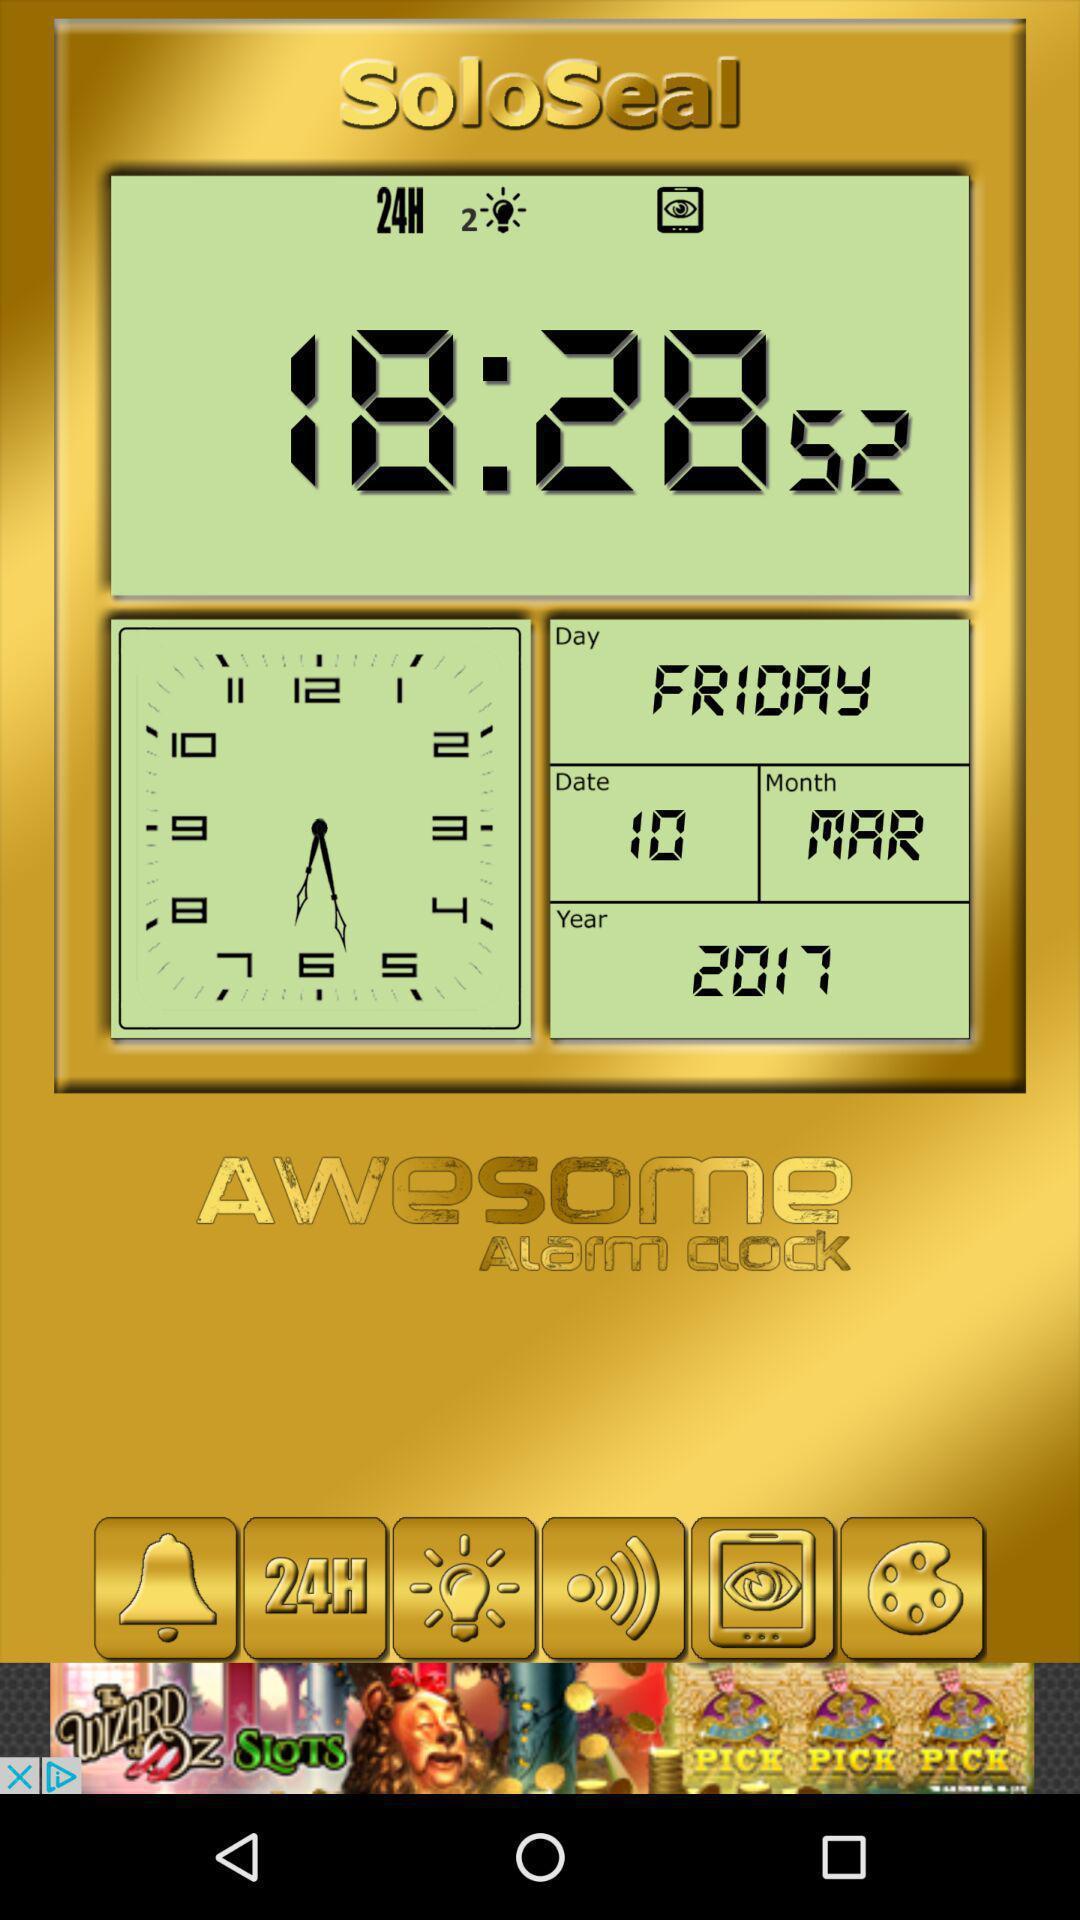 The height and width of the screenshot is (1920, 1080). What do you see at coordinates (165, 1587) in the screenshot?
I see `set alarm` at bounding box center [165, 1587].